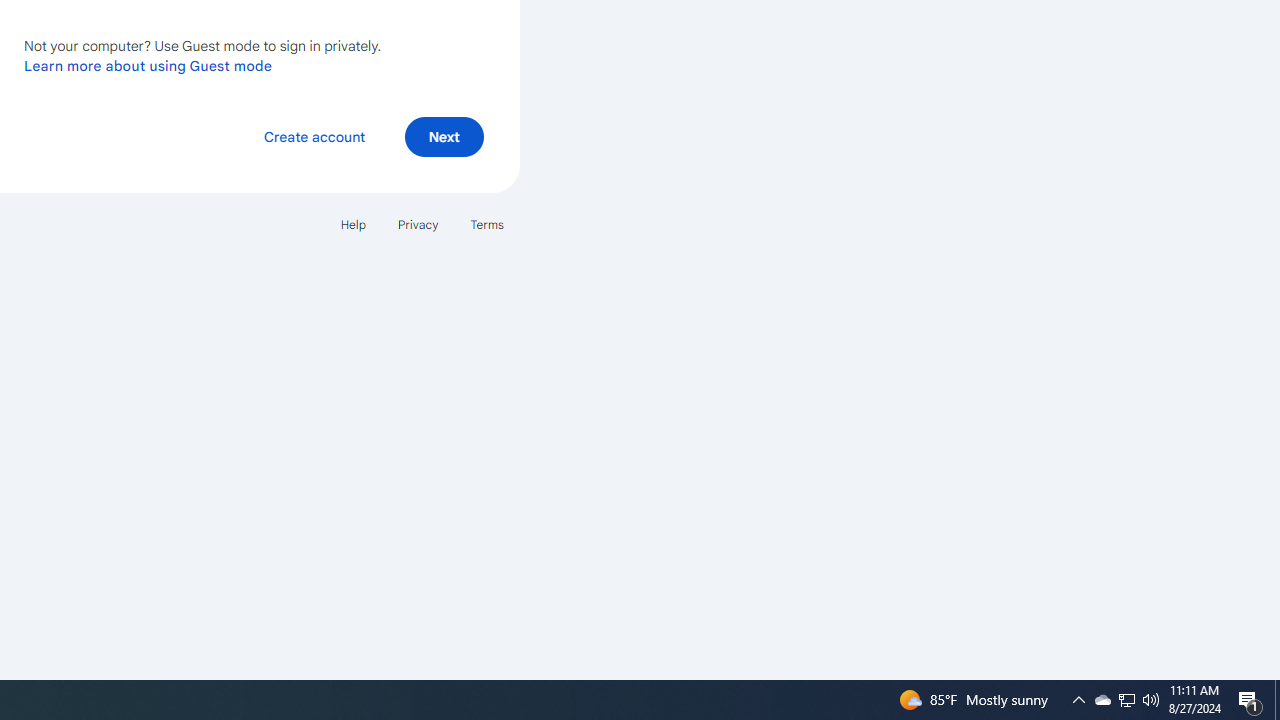 The image size is (1280, 720). Describe the element at coordinates (147, 64) in the screenshot. I see `'Learn more about using Guest mode'` at that location.